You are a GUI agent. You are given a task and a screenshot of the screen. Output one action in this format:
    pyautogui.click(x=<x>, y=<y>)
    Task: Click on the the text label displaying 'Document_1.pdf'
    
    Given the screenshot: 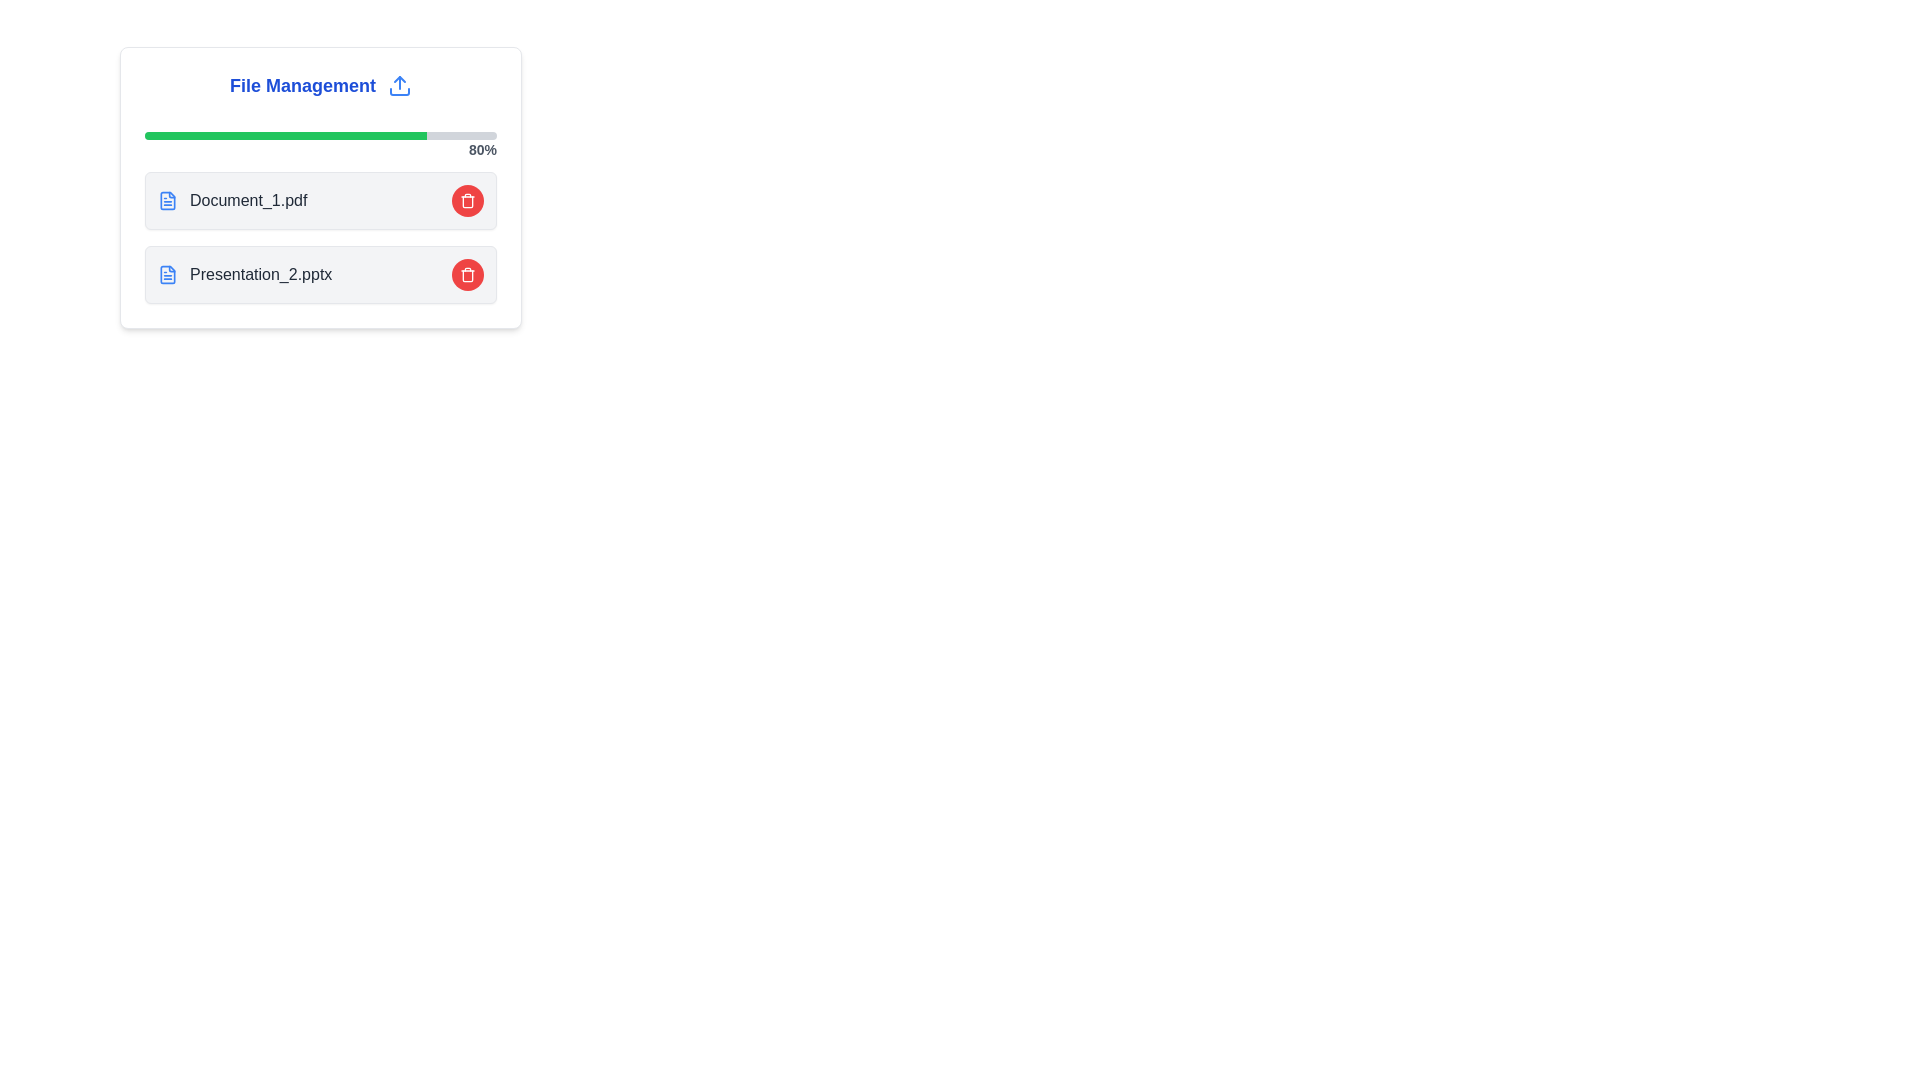 What is the action you would take?
    pyautogui.click(x=247, y=200)
    